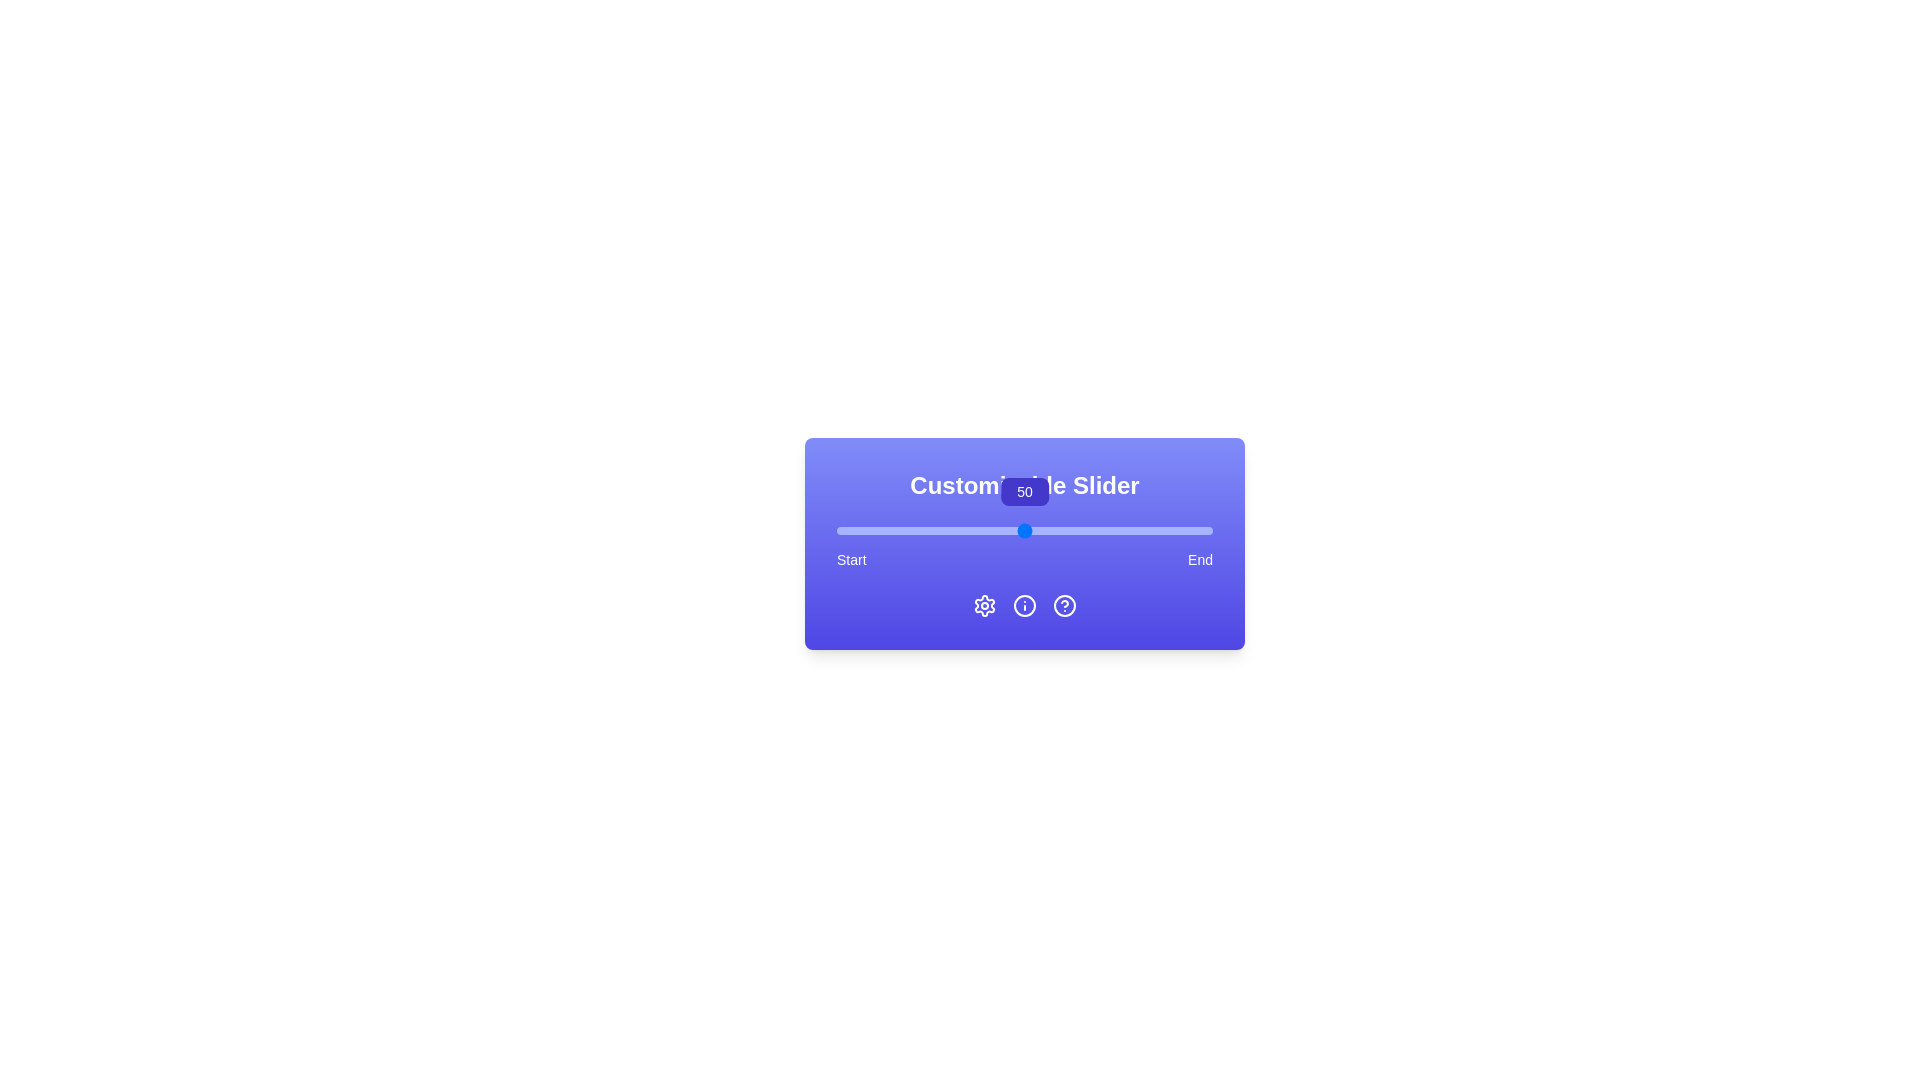 This screenshot has height=1080, width=1920. Describe the element at coordinates (1182, 530) in the screenshot. I see `the slider to set the value to 92` at that location.